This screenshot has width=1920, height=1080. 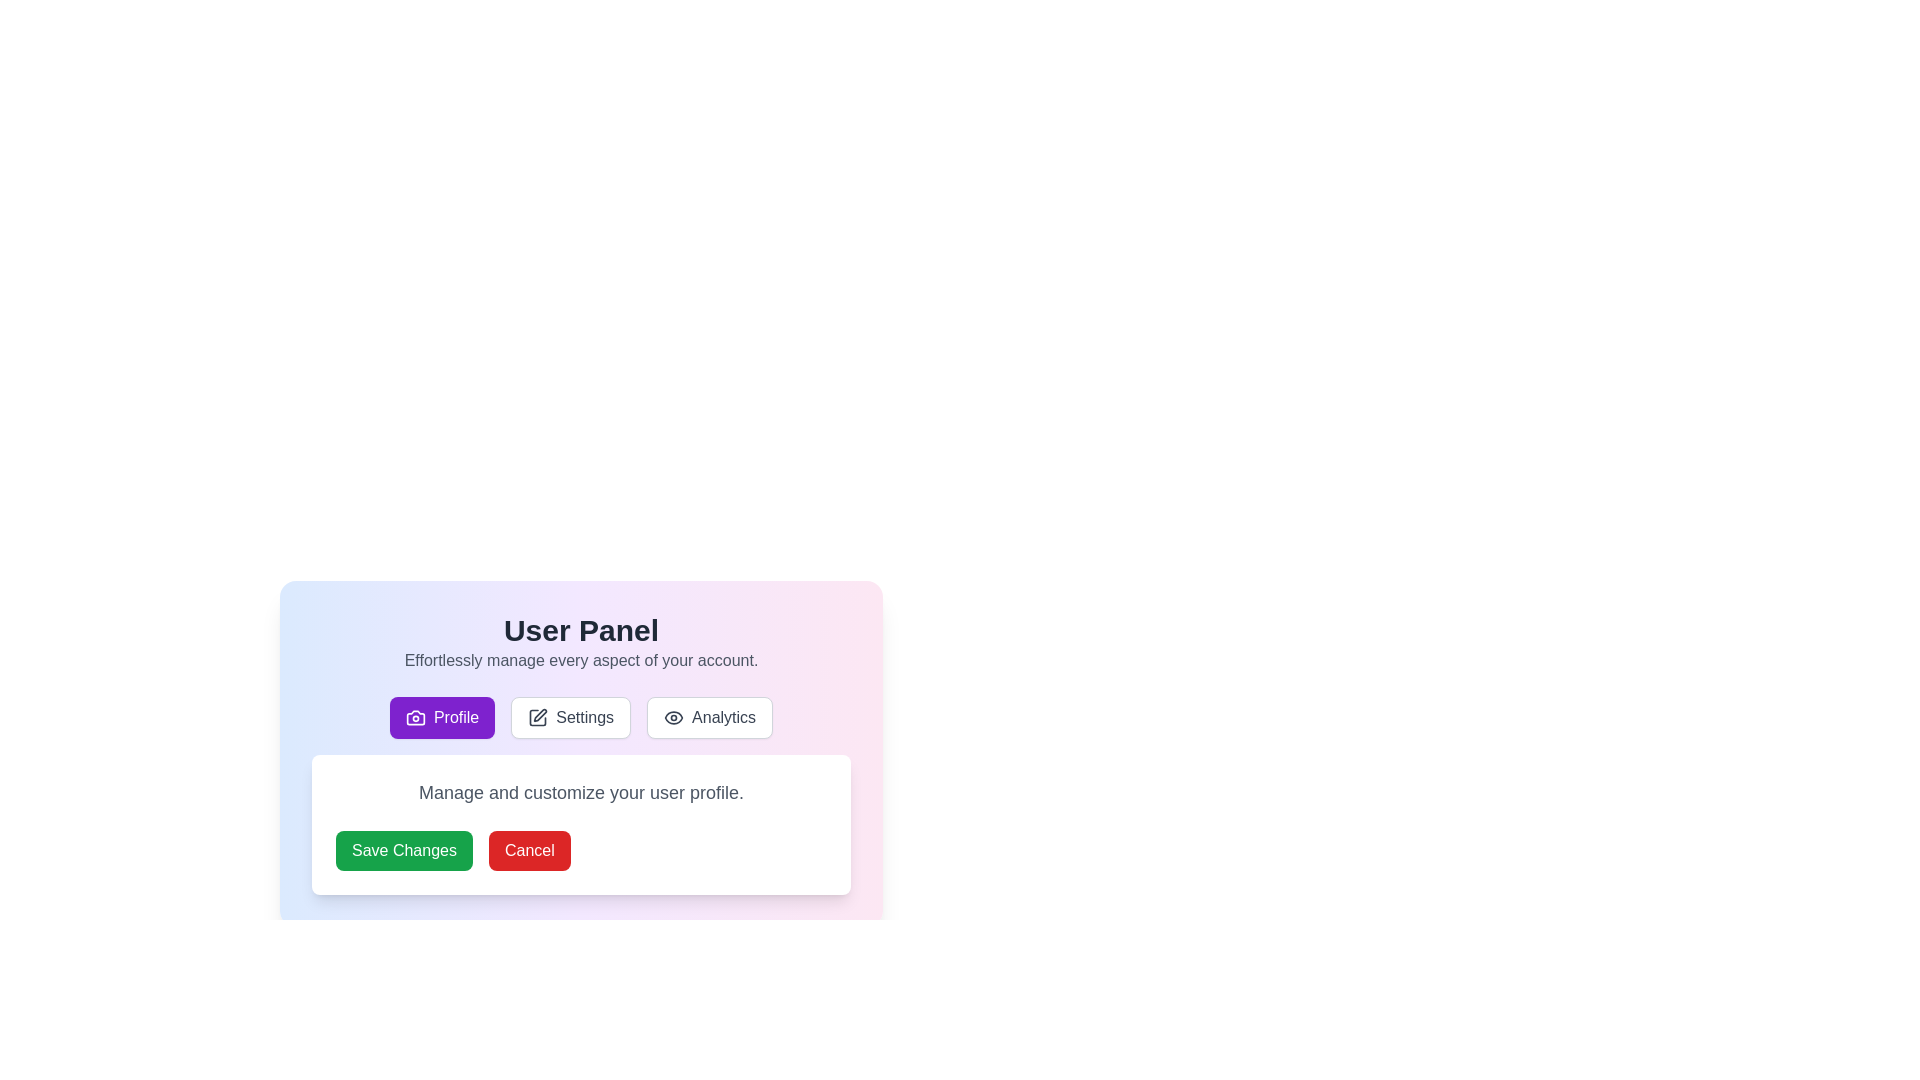 I want to click on the Analytics tab, so click(x=710, y=716).